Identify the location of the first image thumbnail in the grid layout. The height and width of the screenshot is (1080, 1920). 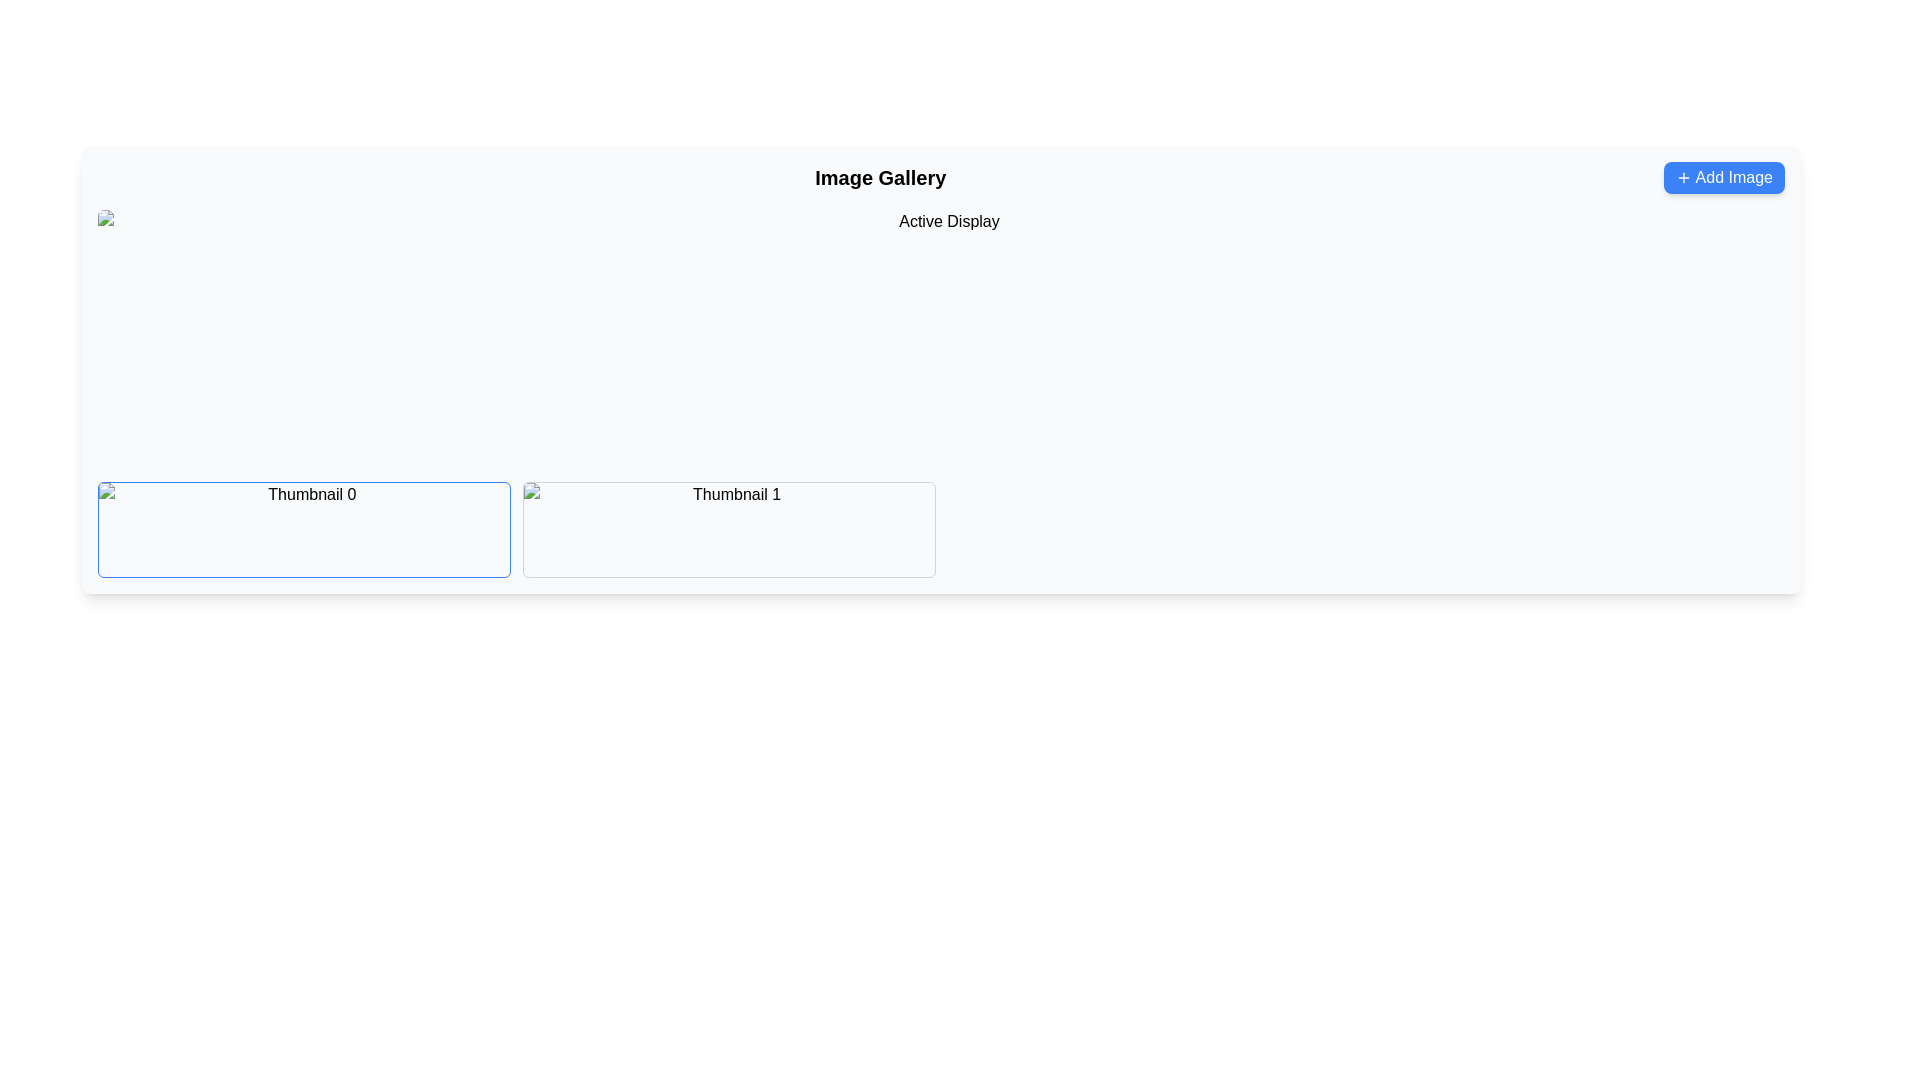
(303, 528).